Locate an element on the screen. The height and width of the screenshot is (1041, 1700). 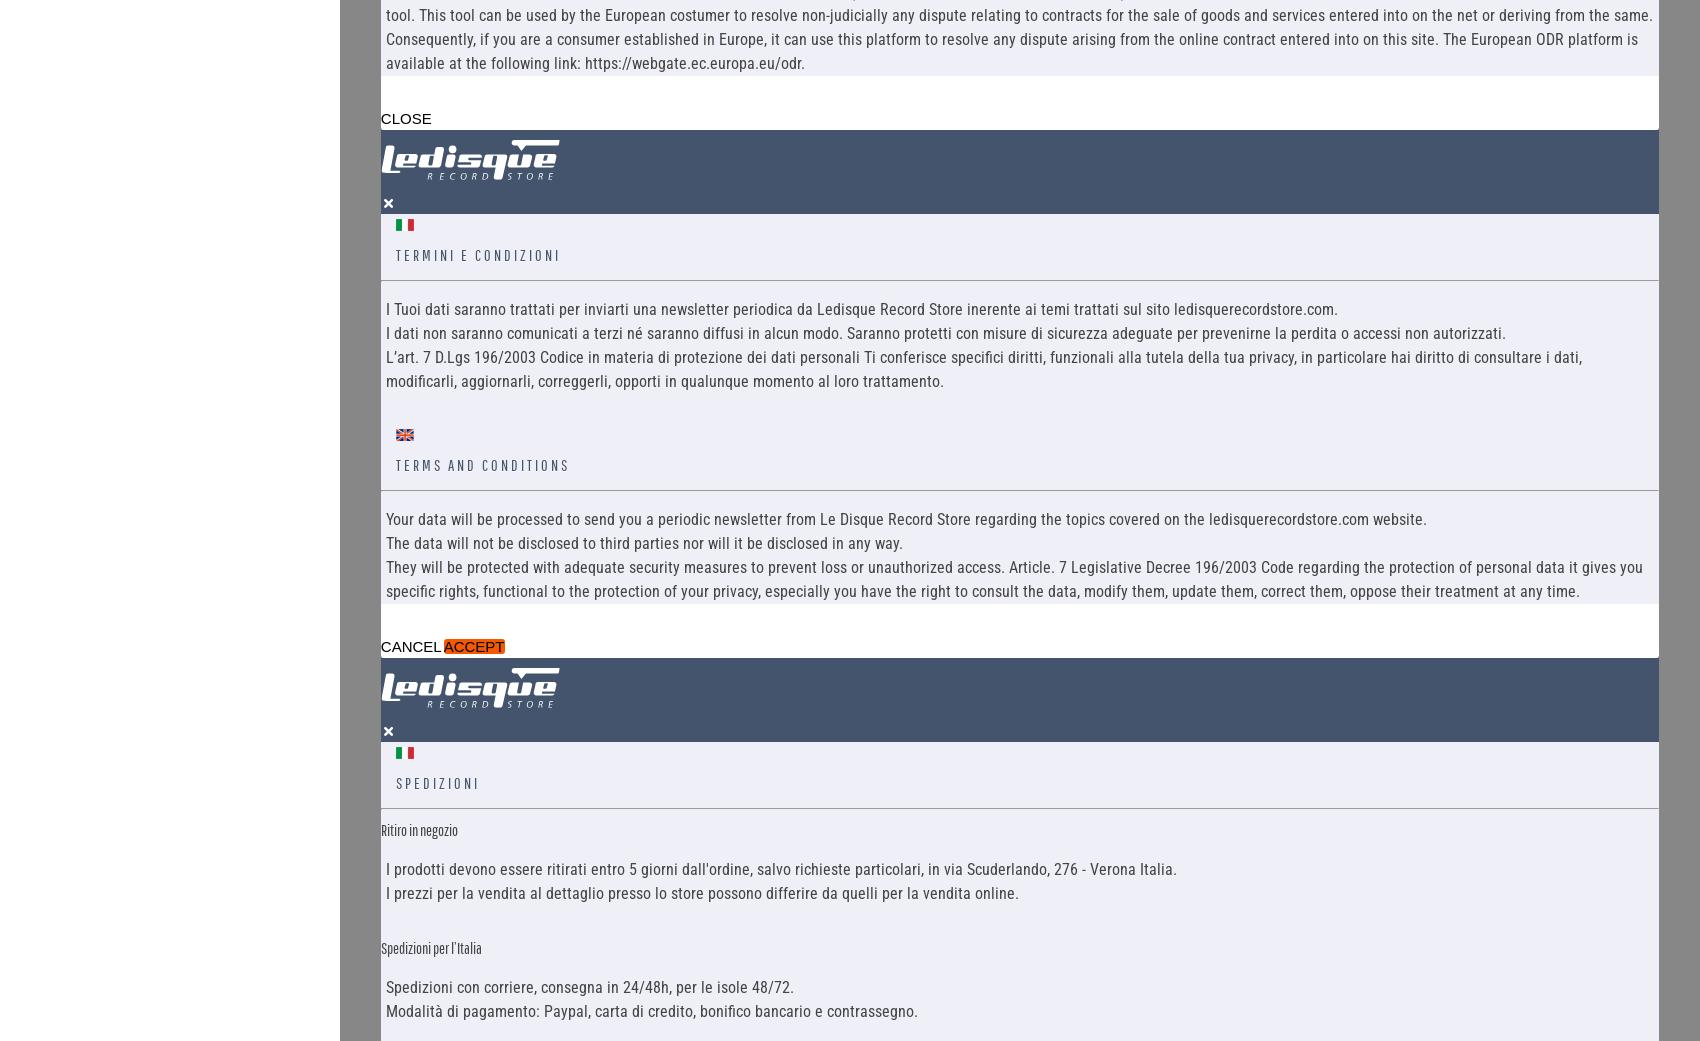
'Consequently, if you are a consumer established in Europe, it can use this platform to resolve any dispute arising from the online contract entered into on this site. The European ODR platform is available
at the following link: https://webgate.ec.europa.eu/odr.' is located at coordinates (1009, 49).